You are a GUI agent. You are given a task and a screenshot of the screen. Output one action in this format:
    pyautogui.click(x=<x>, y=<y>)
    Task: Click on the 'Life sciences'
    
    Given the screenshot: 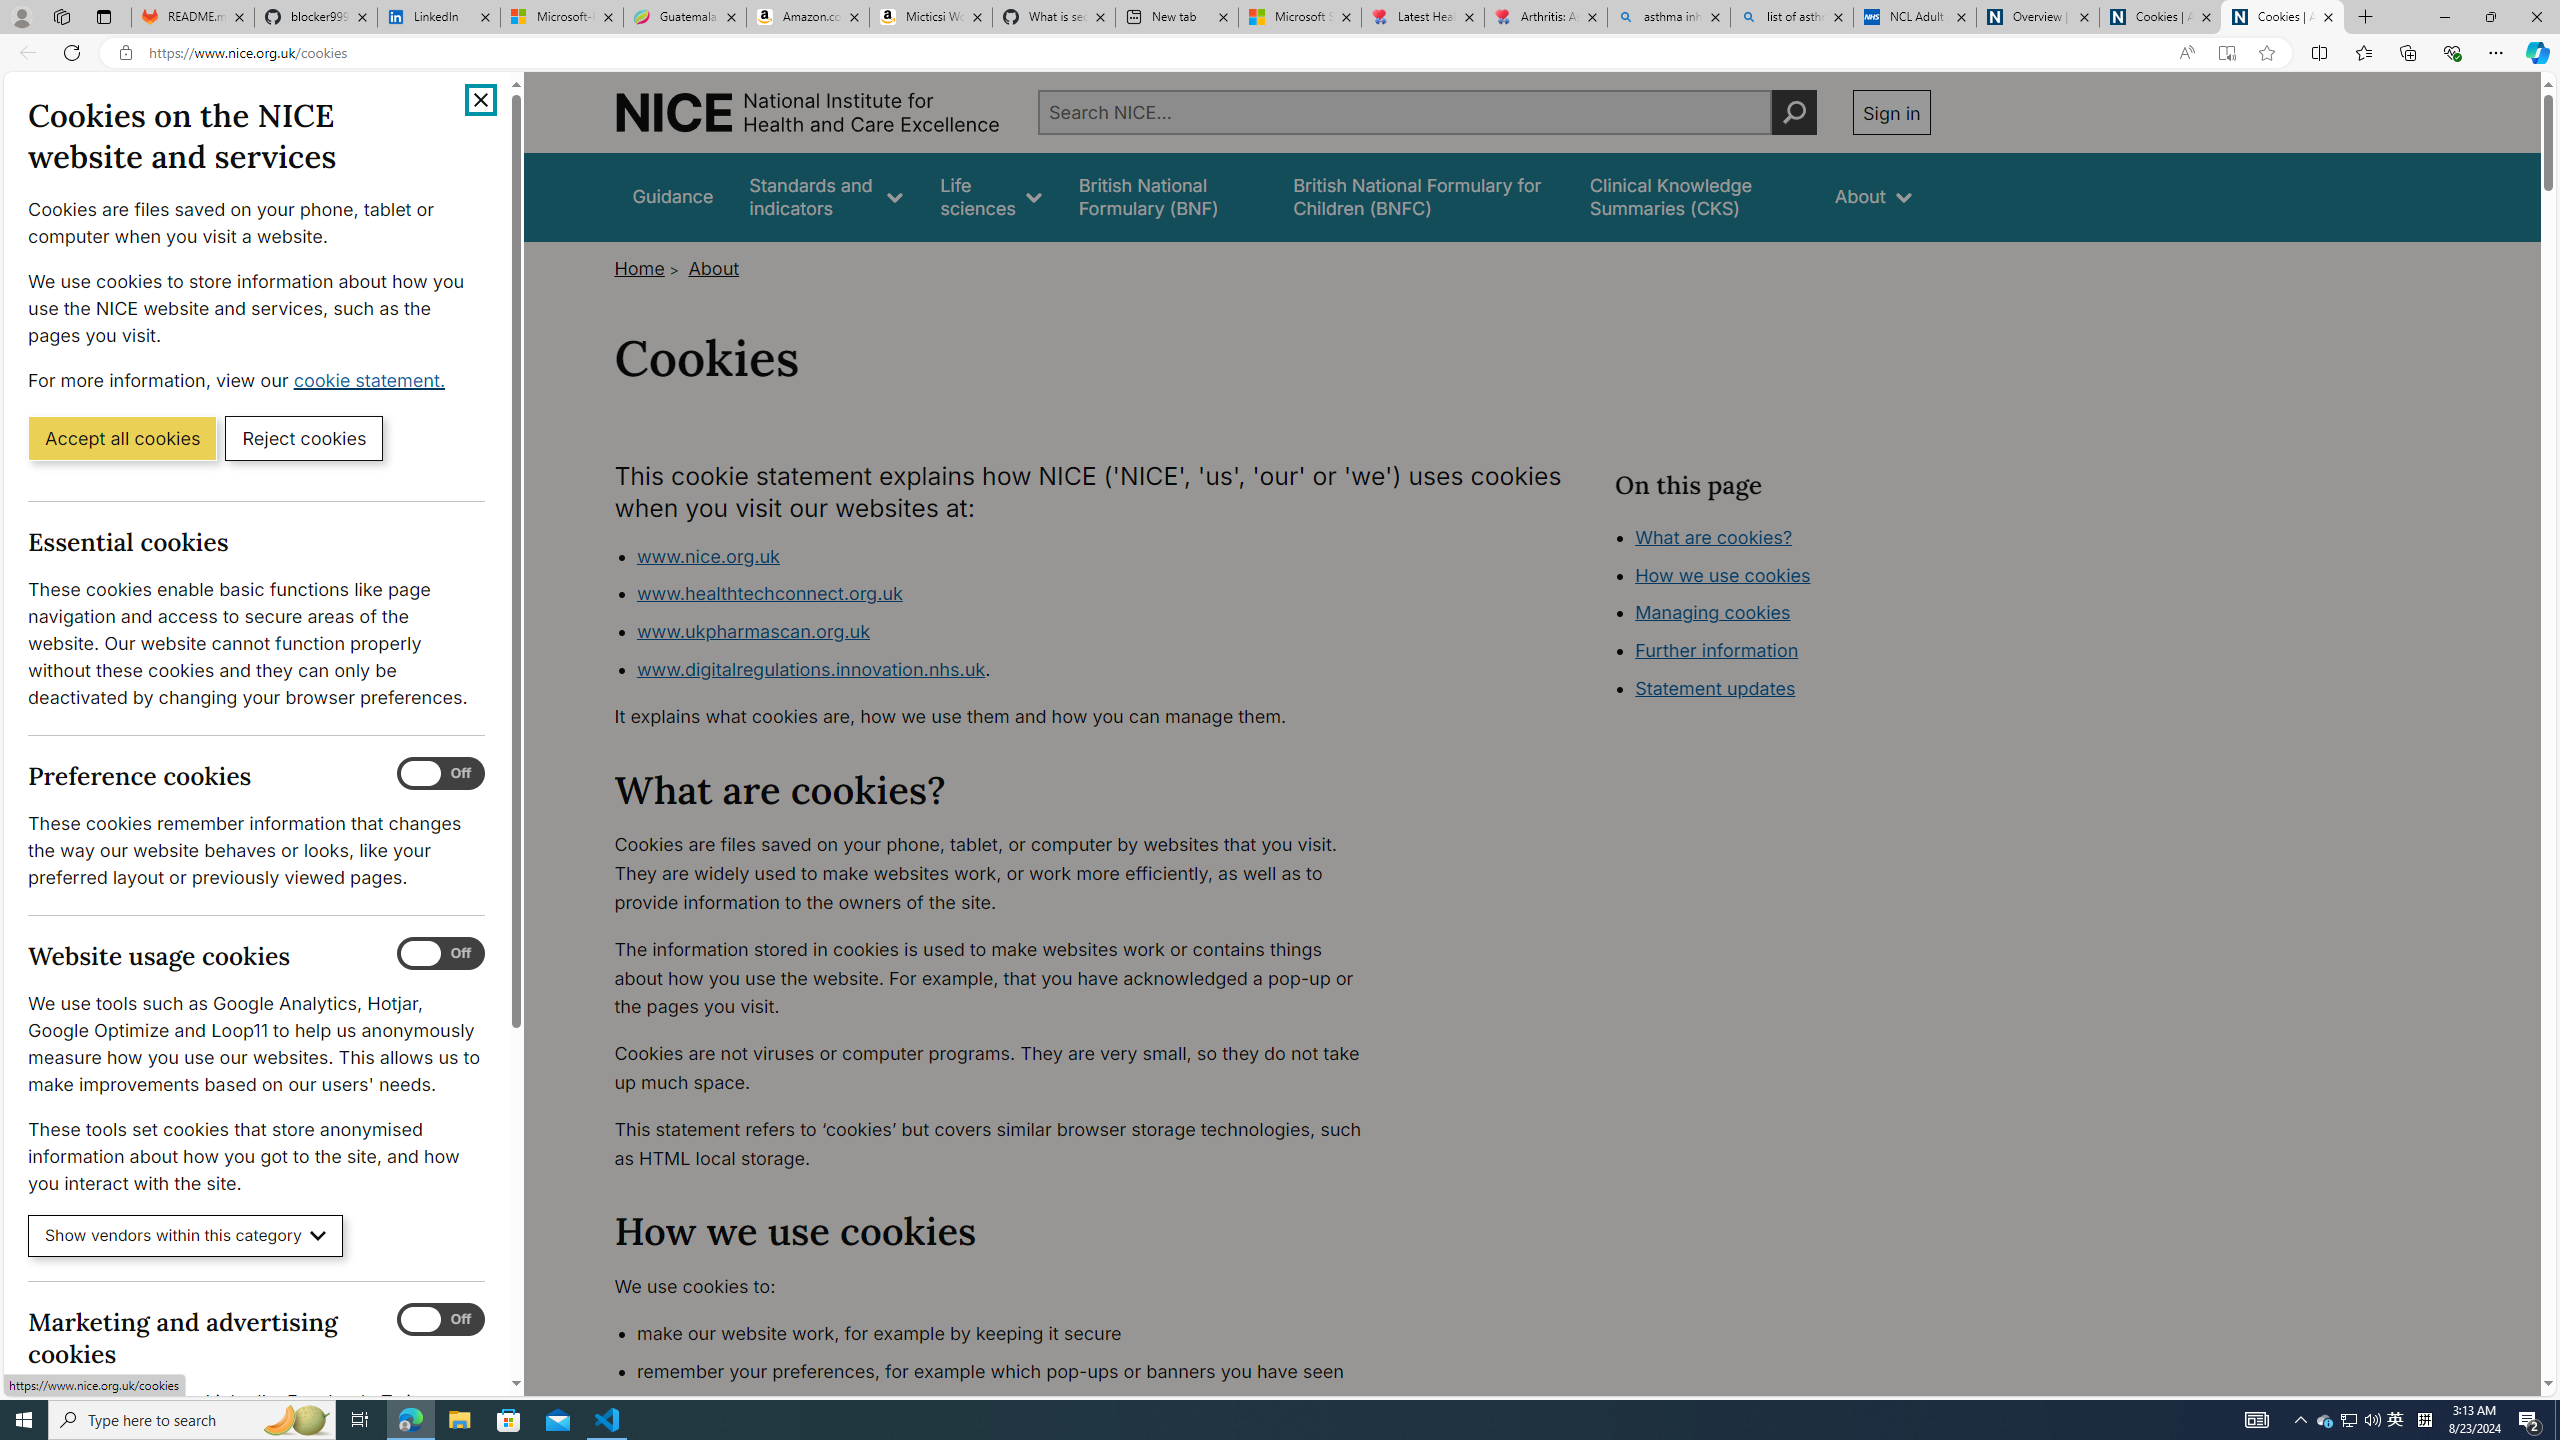 What is the action you would take?
    pyautogui.click(x=990, y=196)
    